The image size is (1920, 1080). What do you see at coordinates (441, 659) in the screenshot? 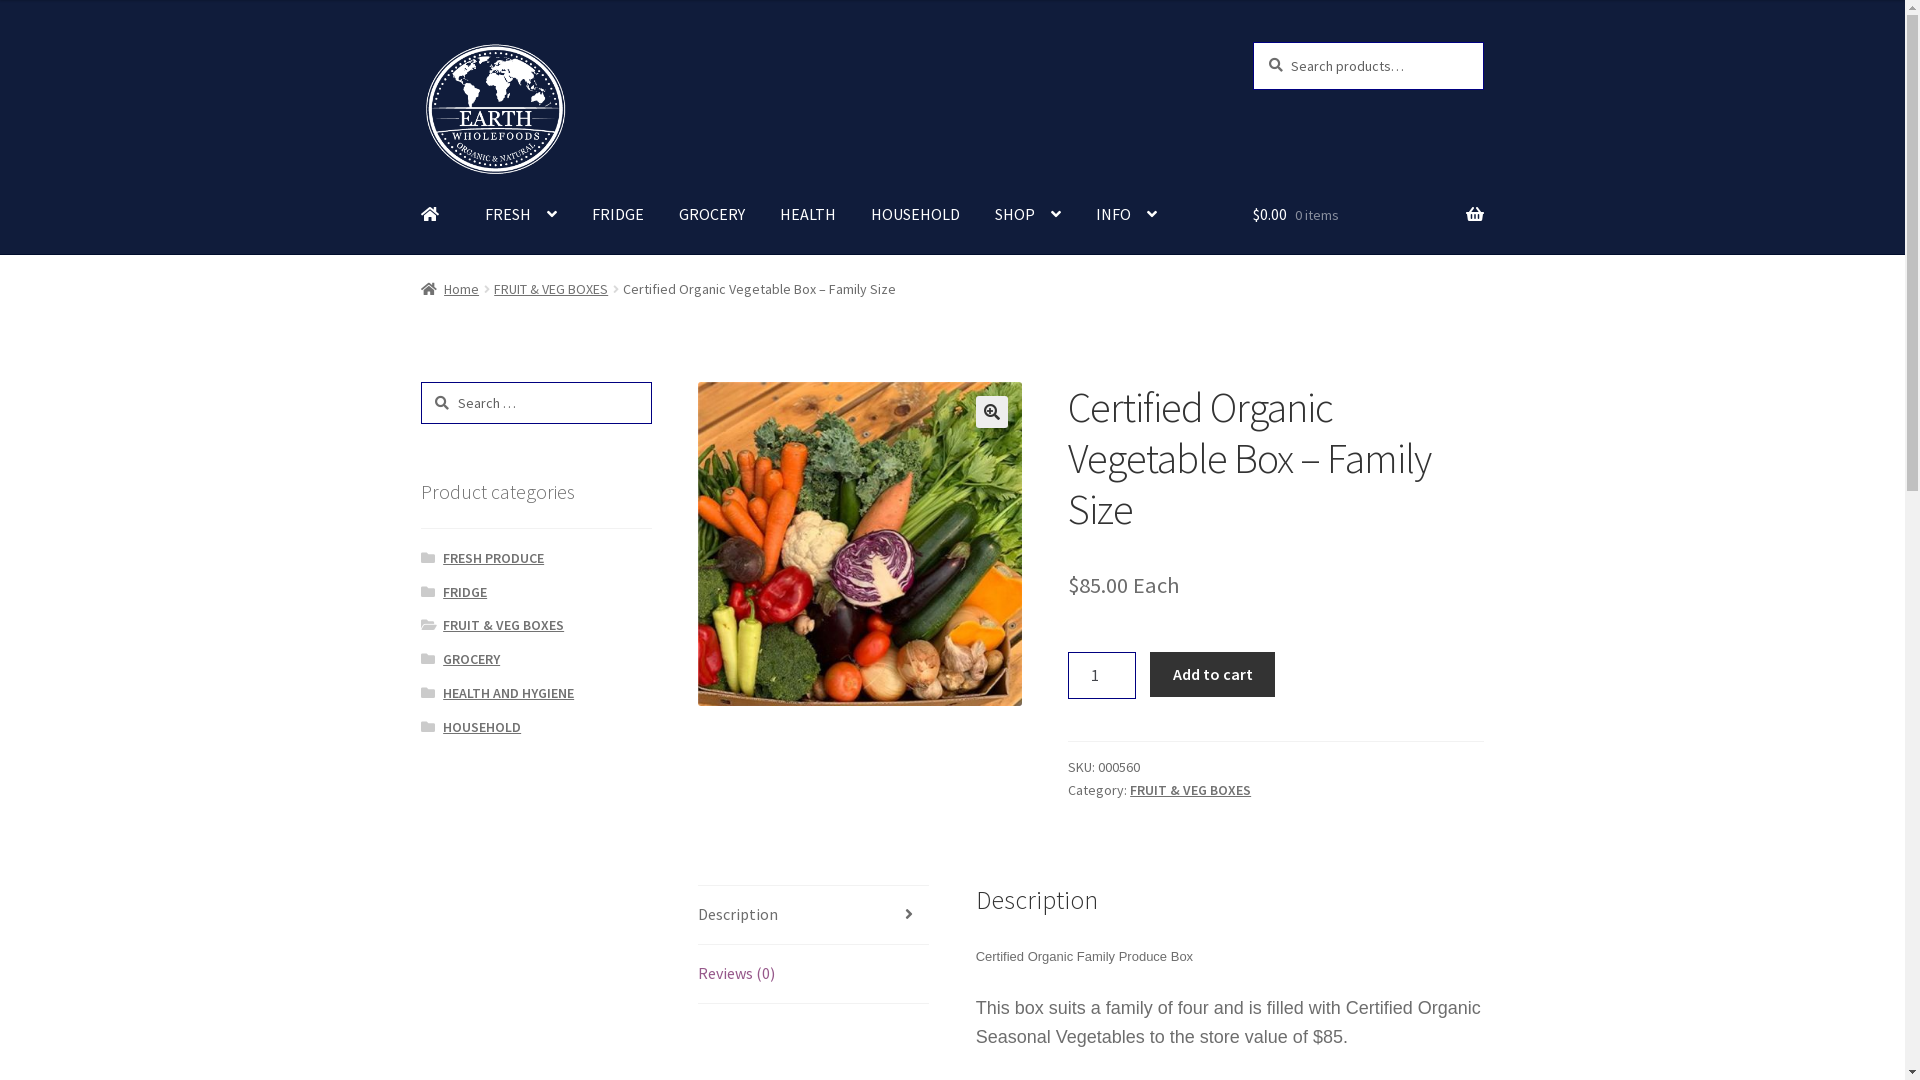
I see `'GROCERY'` at bounding box center [441, 659].